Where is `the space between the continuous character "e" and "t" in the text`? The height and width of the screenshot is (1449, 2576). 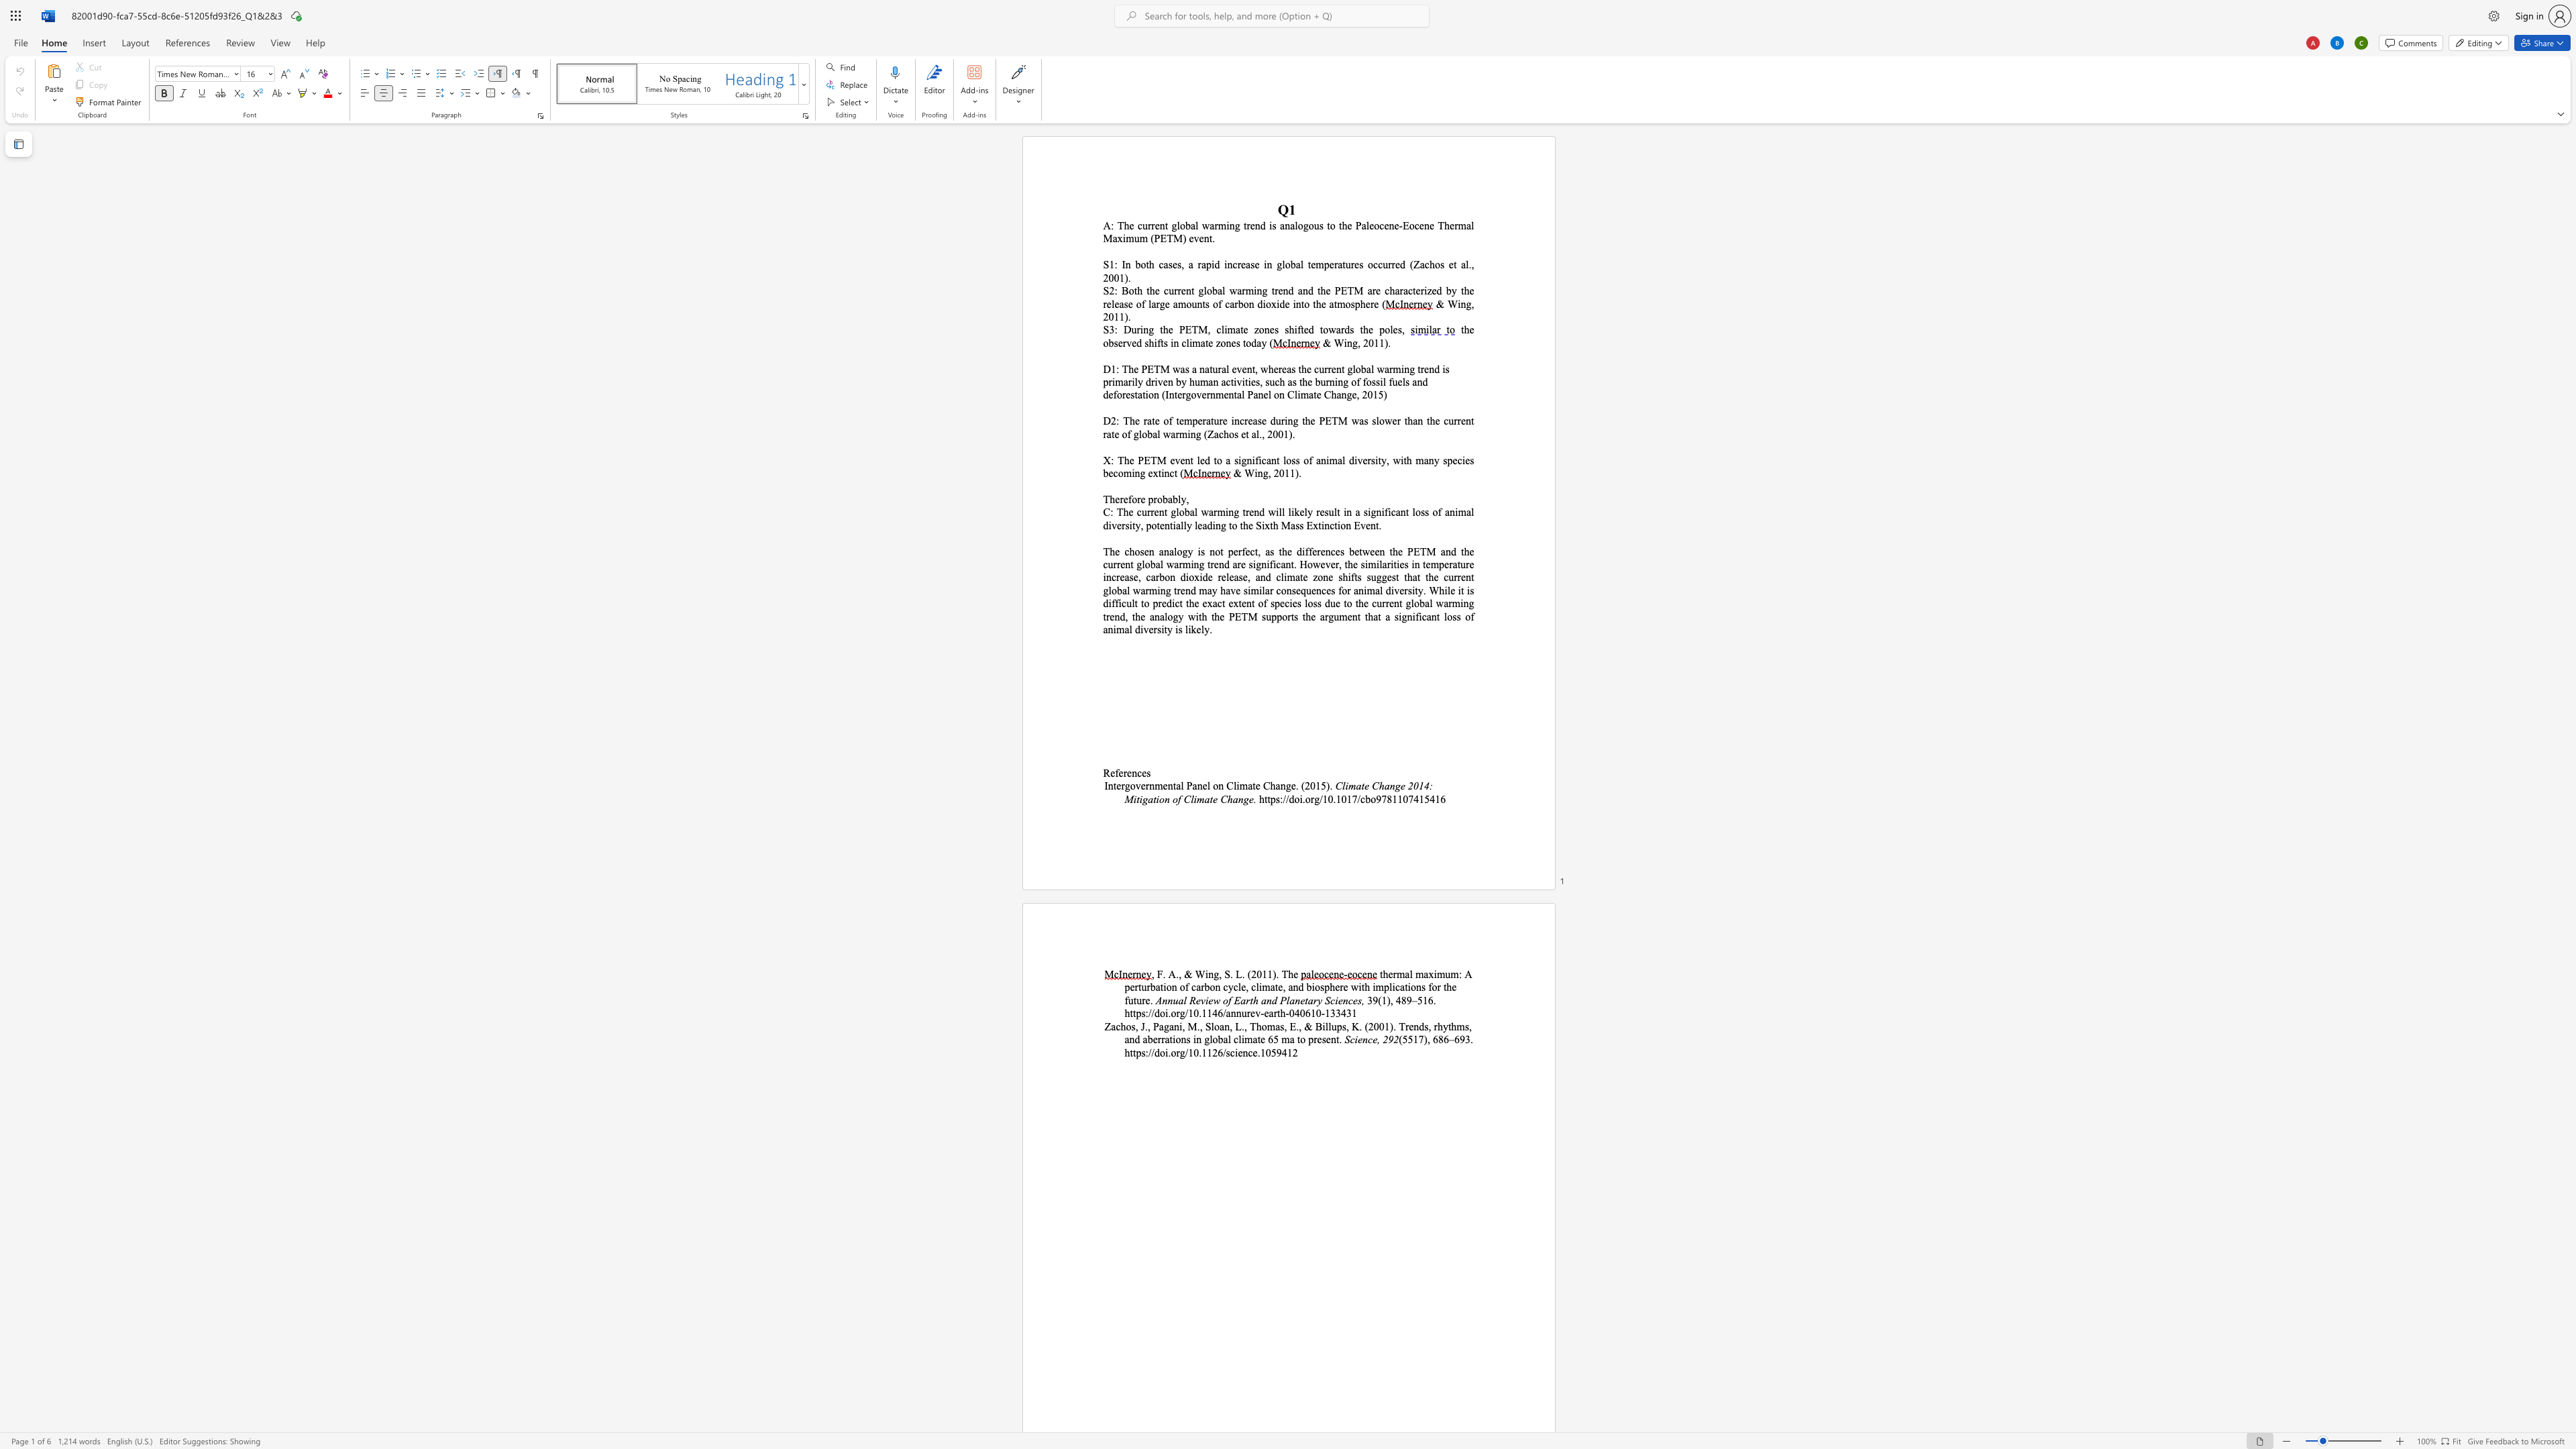
the space between the continuous character "e" and "t" in the text is located at coordinates (1452, 264).